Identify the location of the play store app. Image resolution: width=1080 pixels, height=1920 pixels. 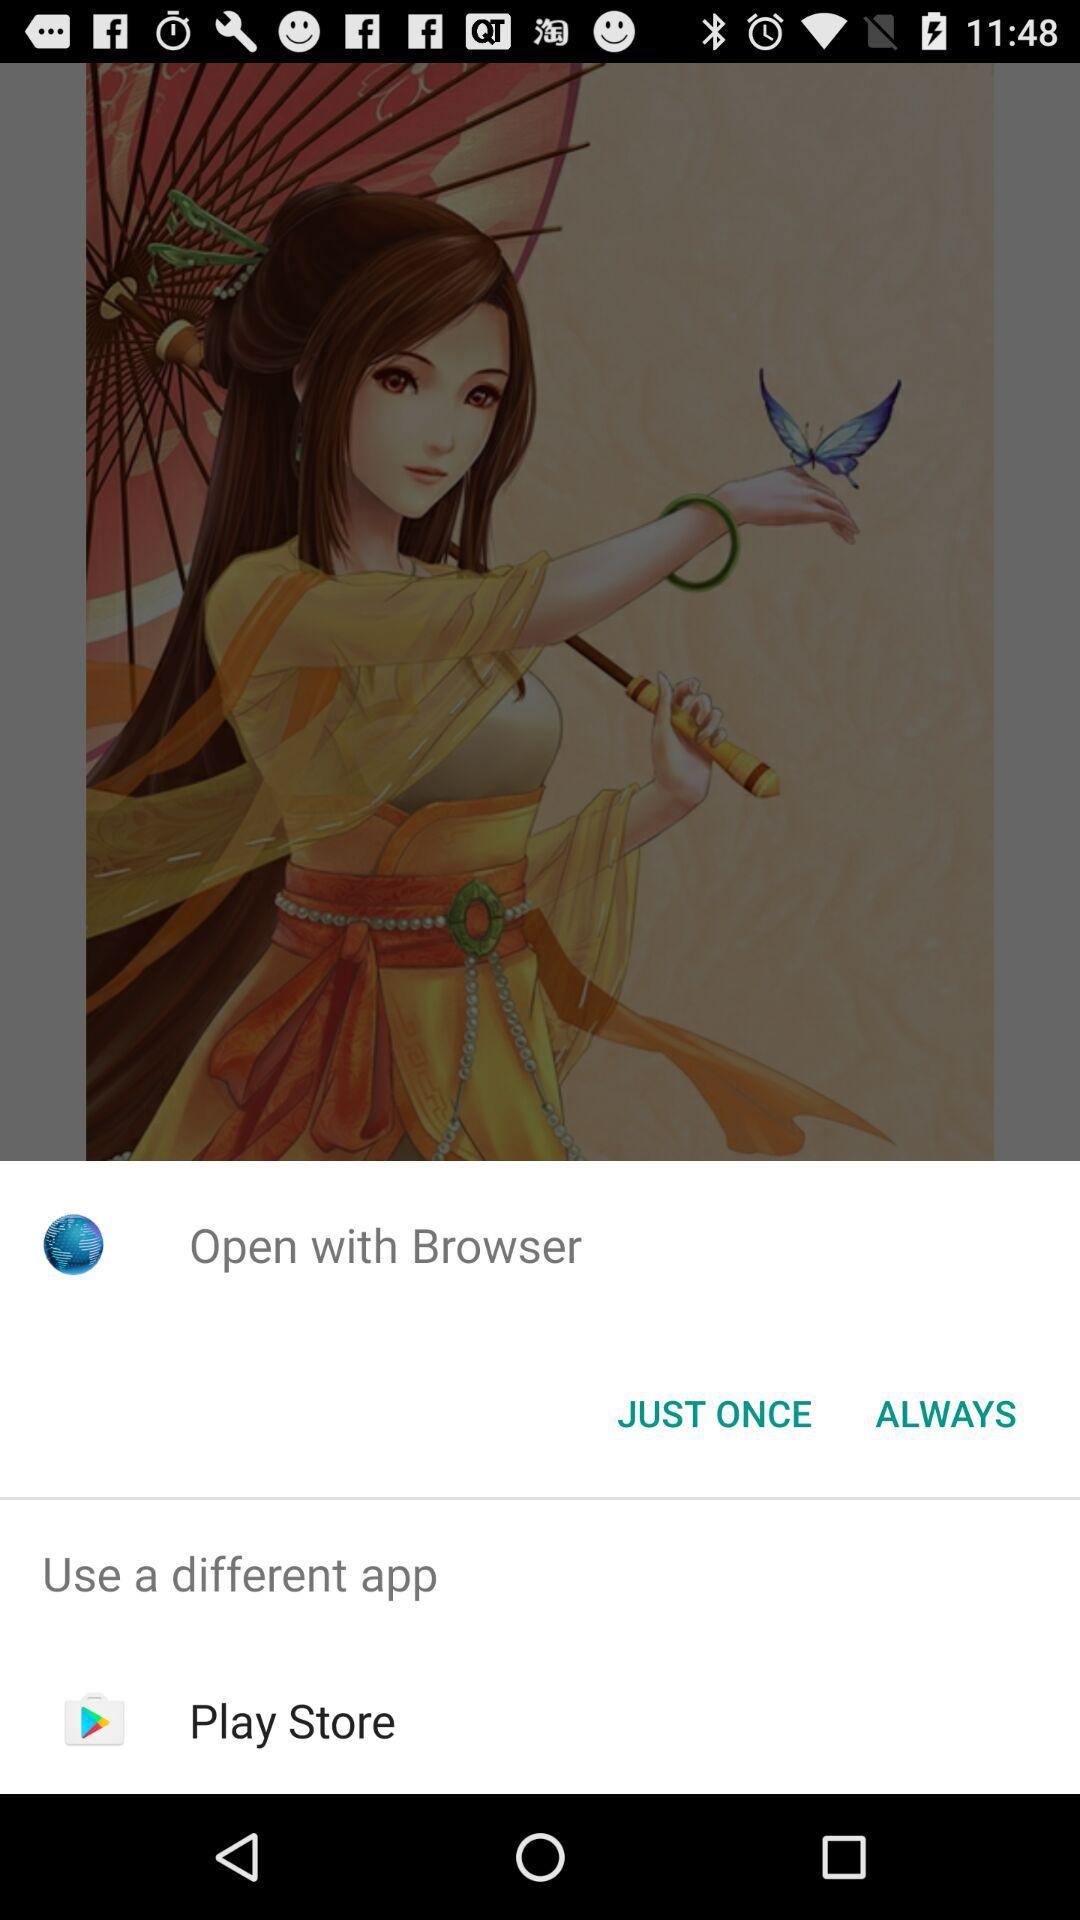
(292, 1719).